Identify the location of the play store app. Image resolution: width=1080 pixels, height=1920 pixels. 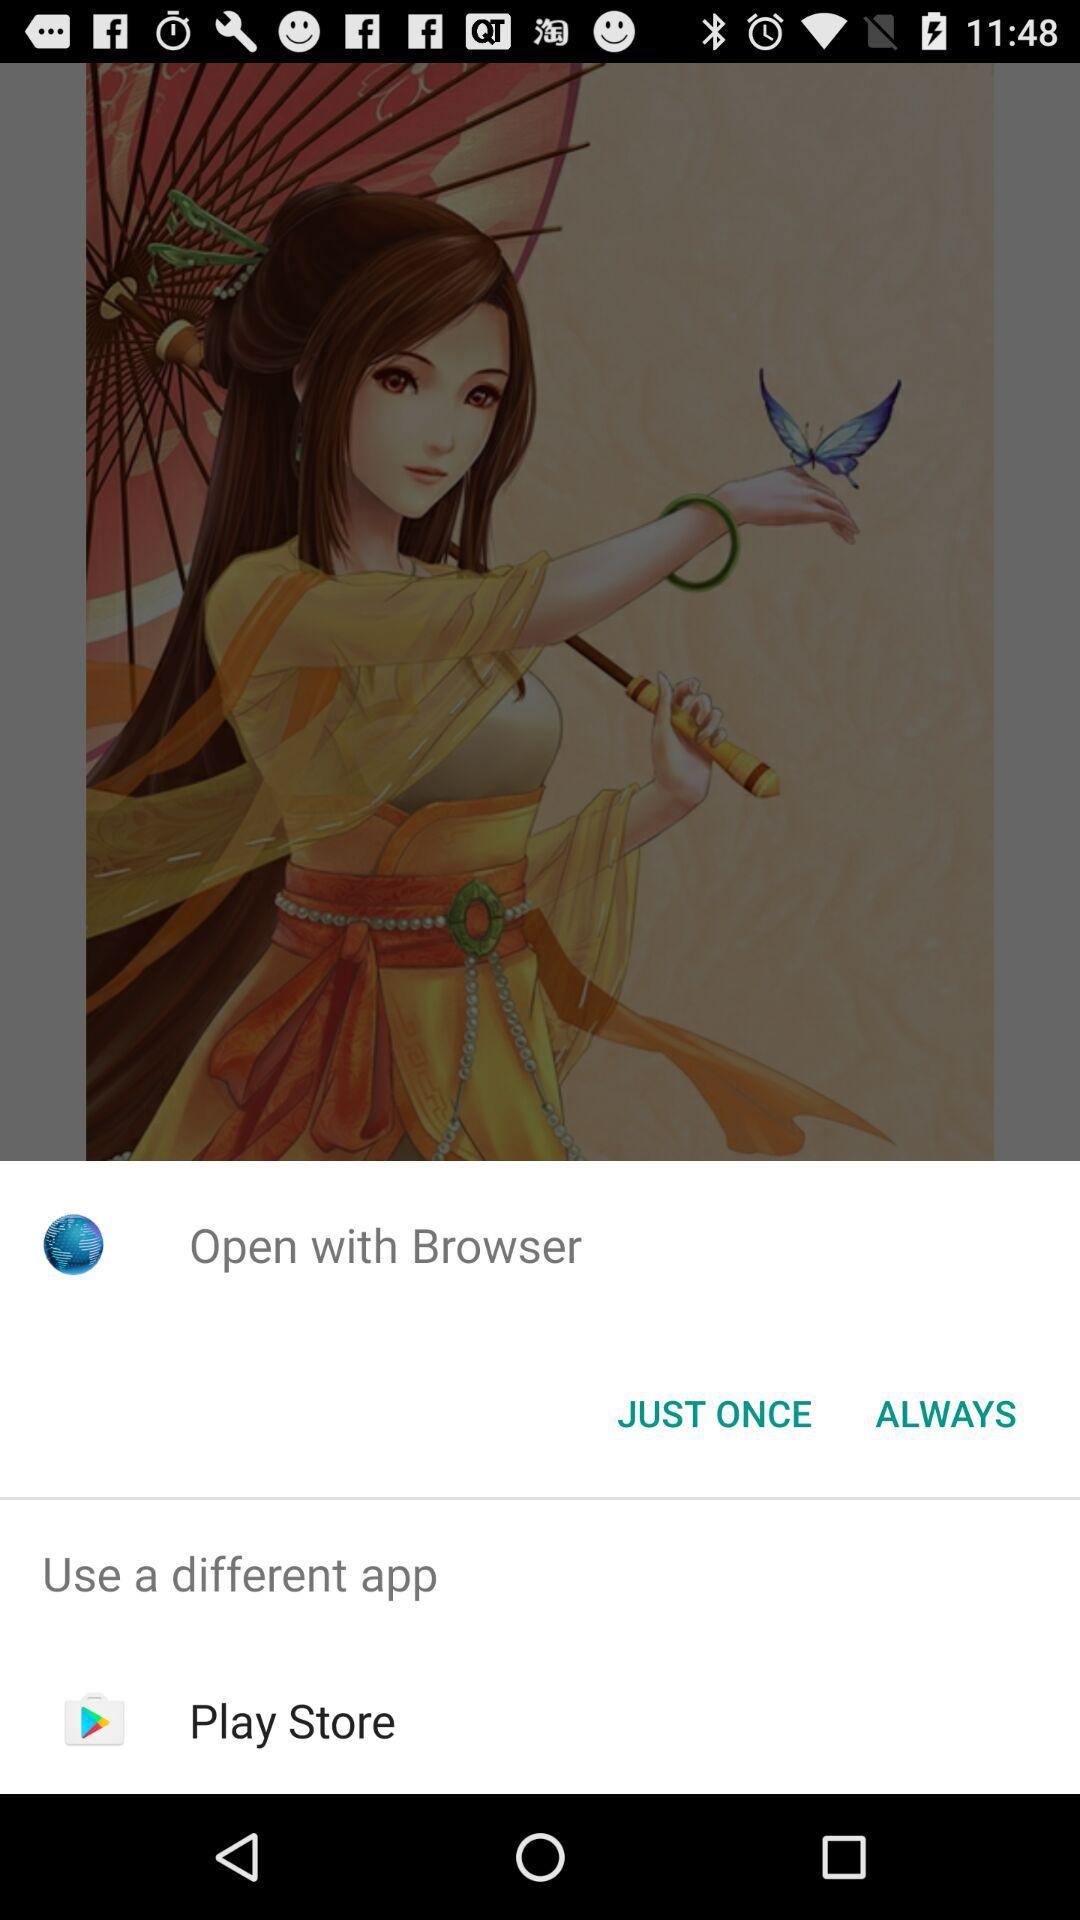
(292, 1719).